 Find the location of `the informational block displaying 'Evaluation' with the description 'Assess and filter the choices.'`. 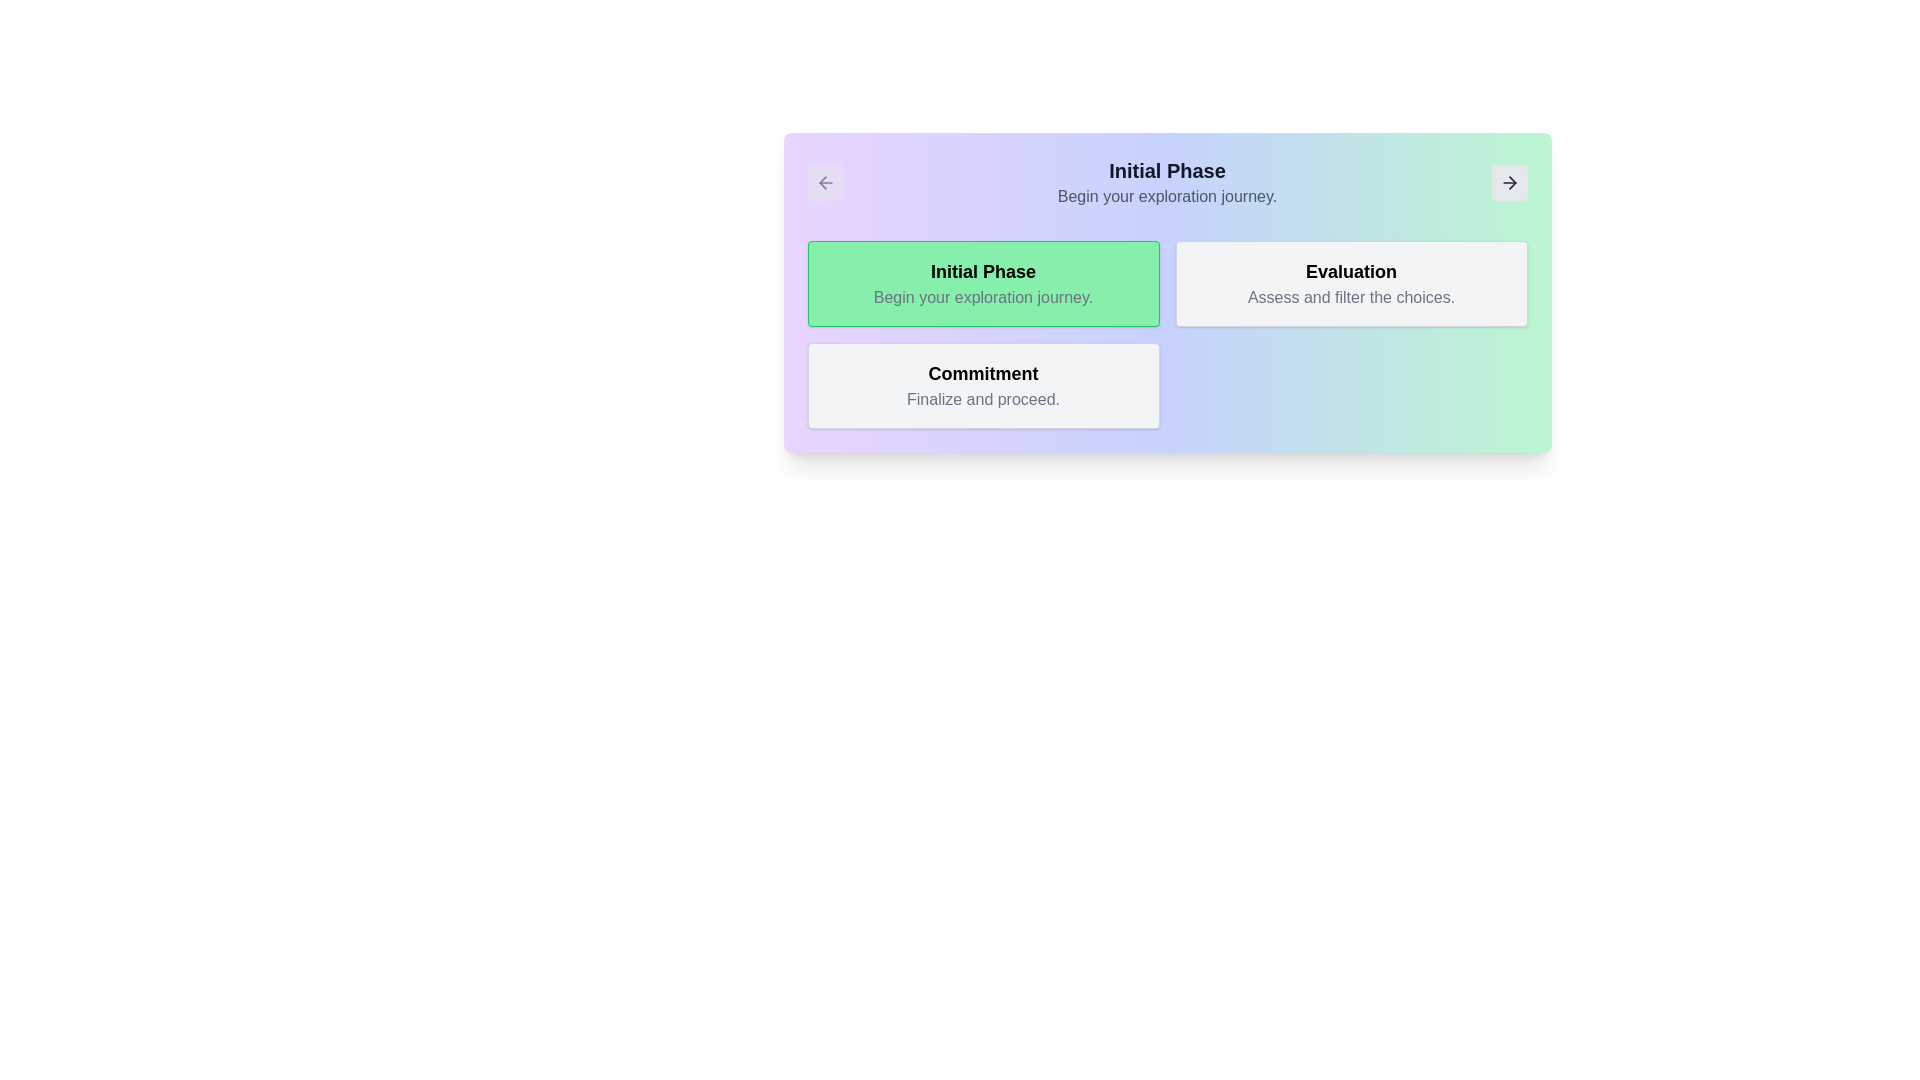

the informational block displaying 'Evaluation' with the description 'Assess and filter the choices.' is located at coordinates (1351, 284).